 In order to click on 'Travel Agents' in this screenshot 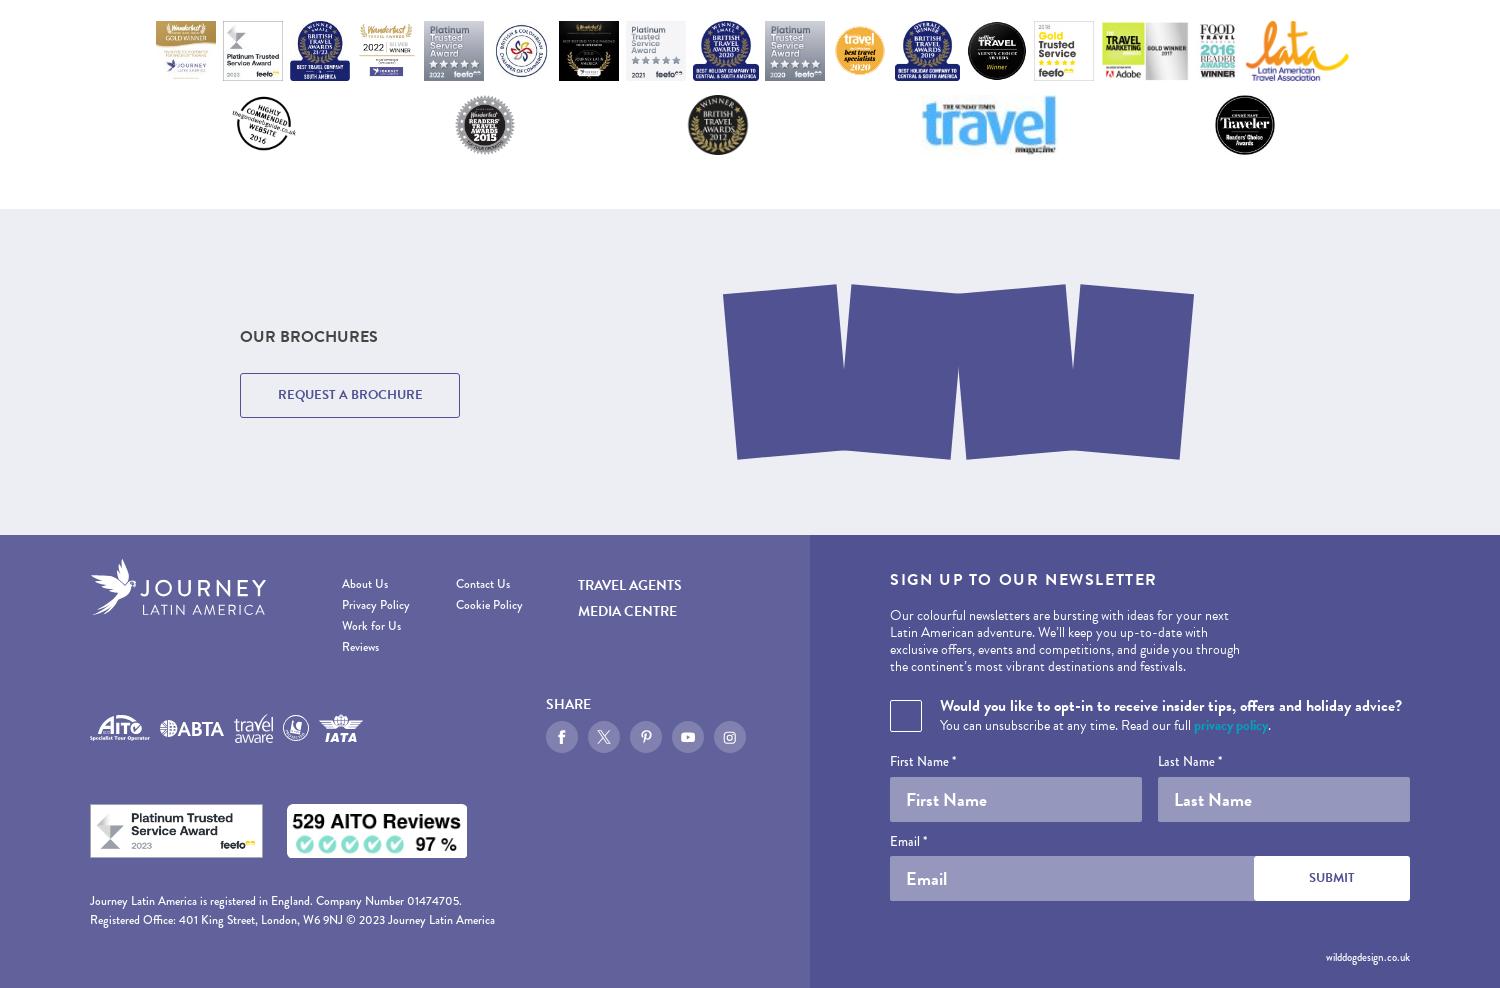, I will do `click(628, 585)`.